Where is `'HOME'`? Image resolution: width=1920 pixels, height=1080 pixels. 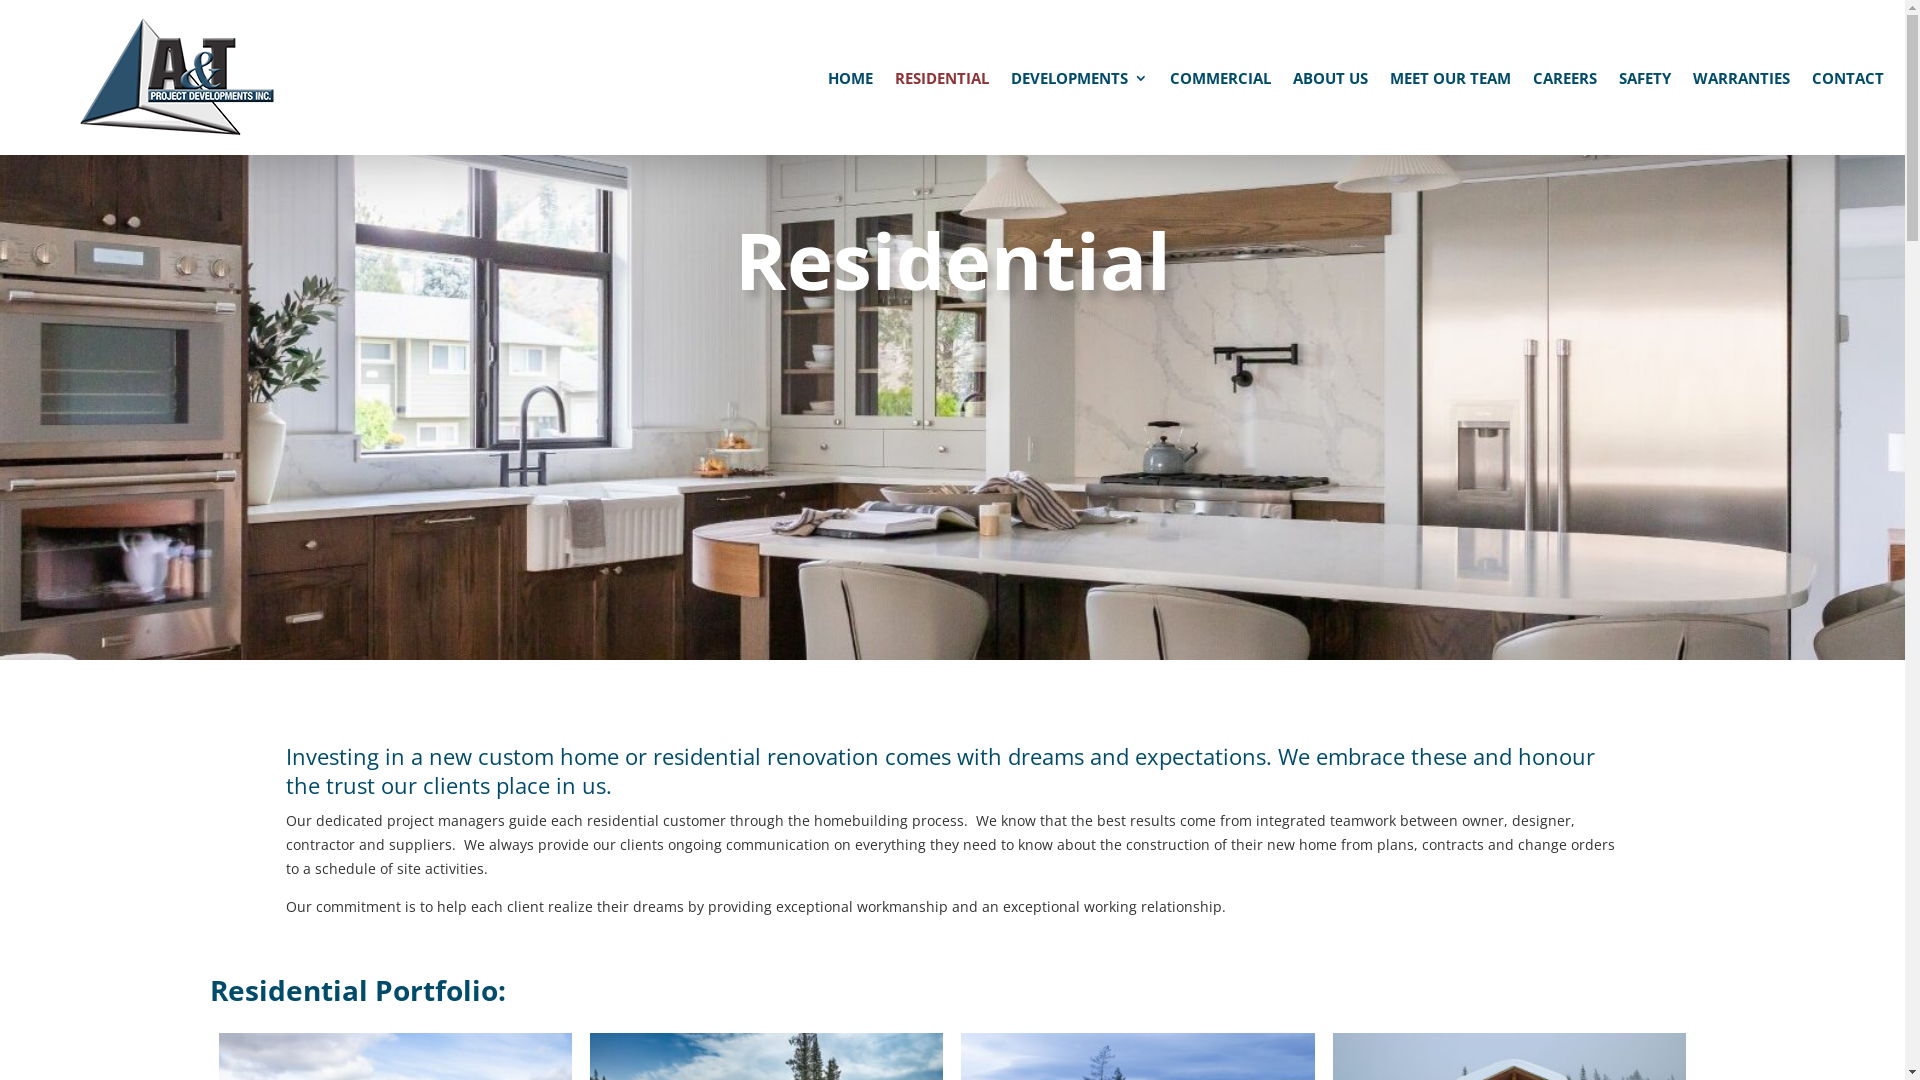
'HOME' is located at coordinates (850, 80).